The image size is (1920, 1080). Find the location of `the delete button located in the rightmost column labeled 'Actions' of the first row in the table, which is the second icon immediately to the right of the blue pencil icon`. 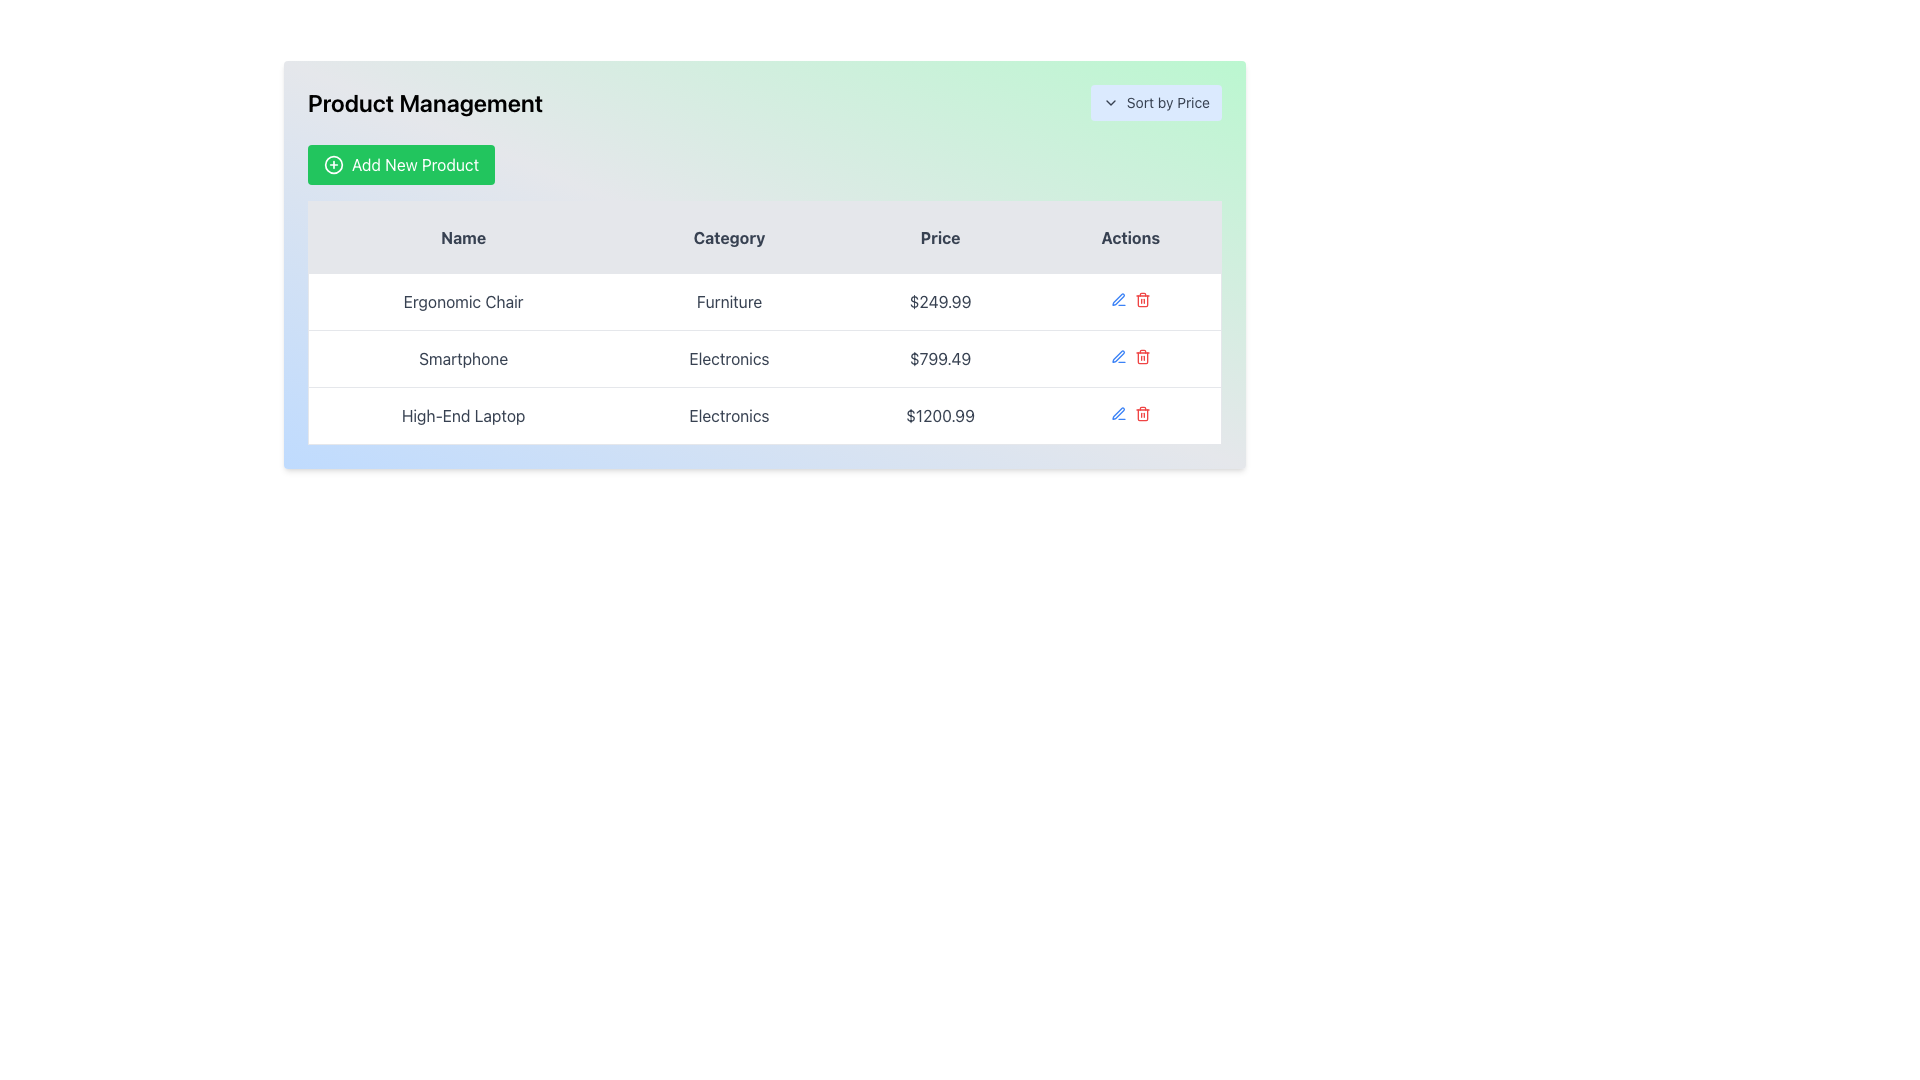

the delete button located in the rightmost column labeled 'Actions' of the first row in the table, which is the second icon immediately to the right of the blue pencil icon is located at coordinates (1142, 300).